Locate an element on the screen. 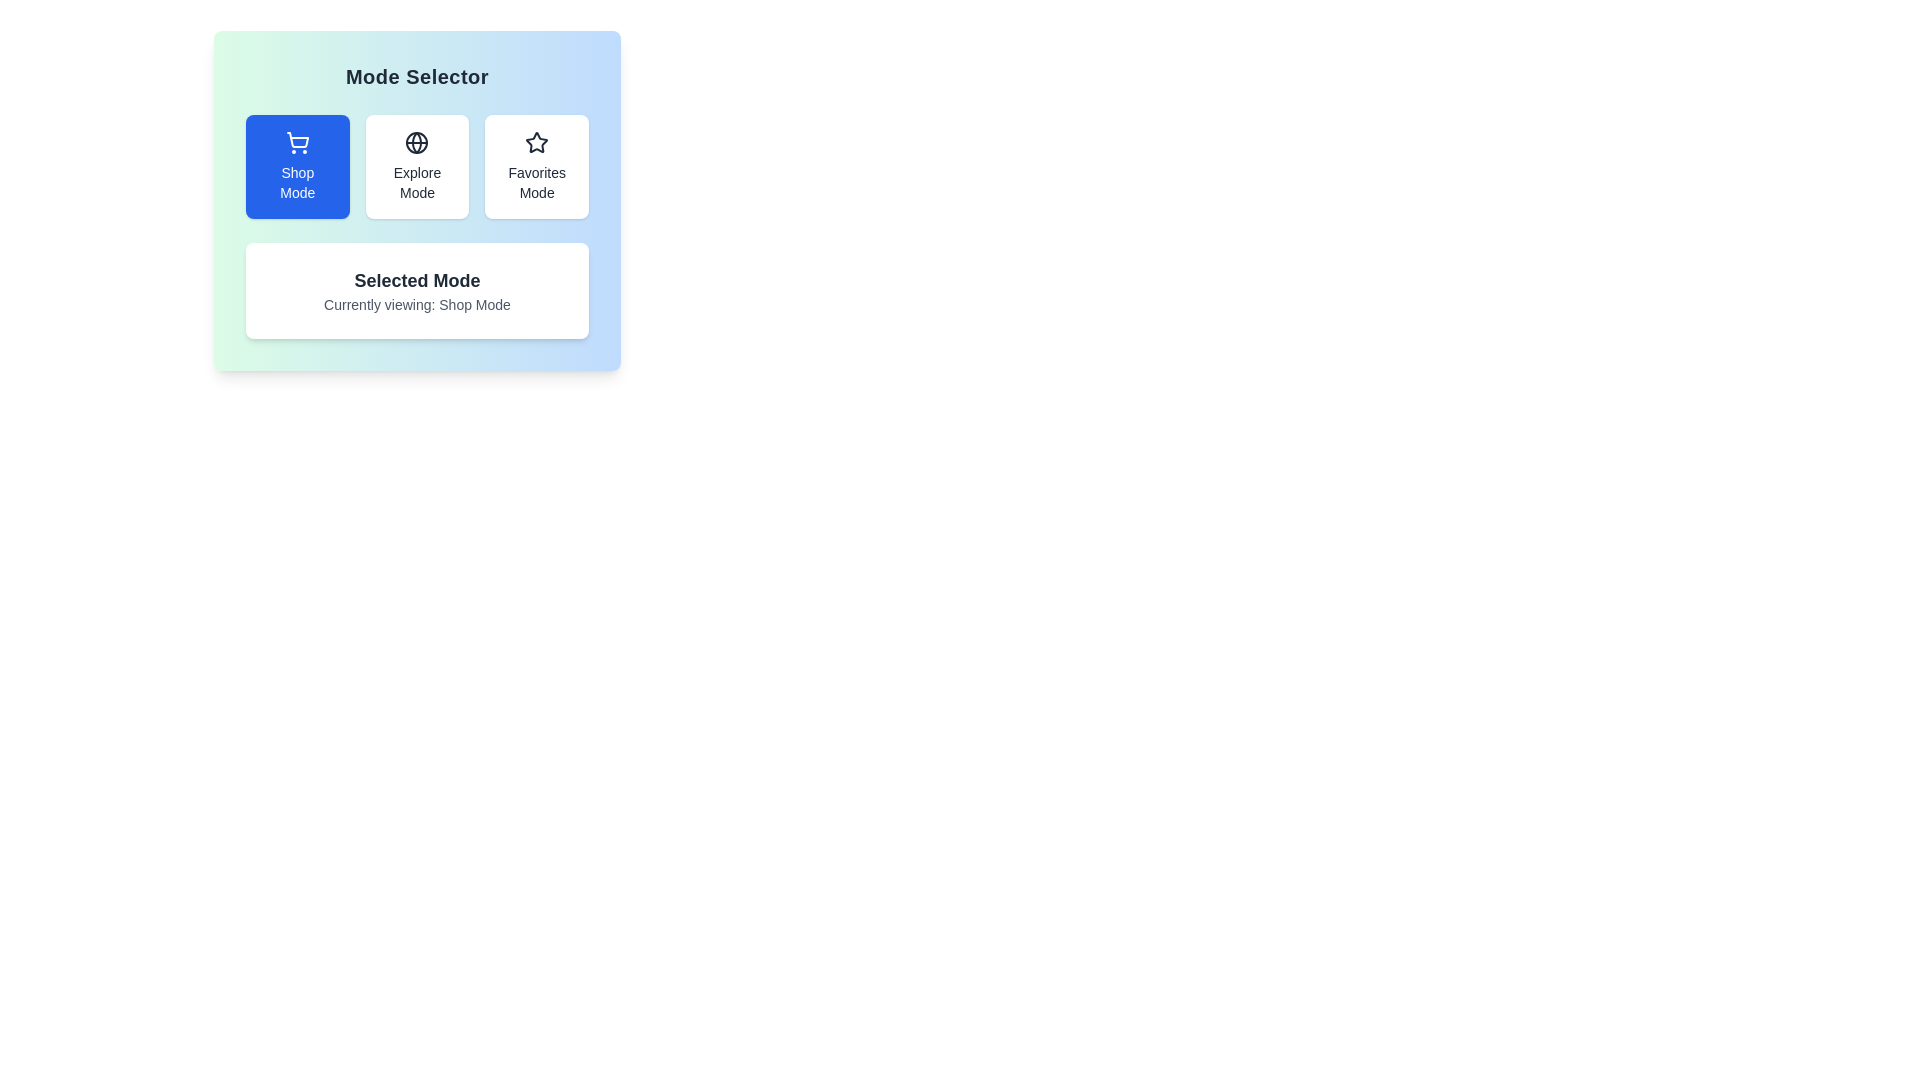 The height and width of the screenshot is (1080, 1920). the text label displaying 'Favorites Mode' which is part of the 'Mode Selector' section is located at coordinates (537, 182).